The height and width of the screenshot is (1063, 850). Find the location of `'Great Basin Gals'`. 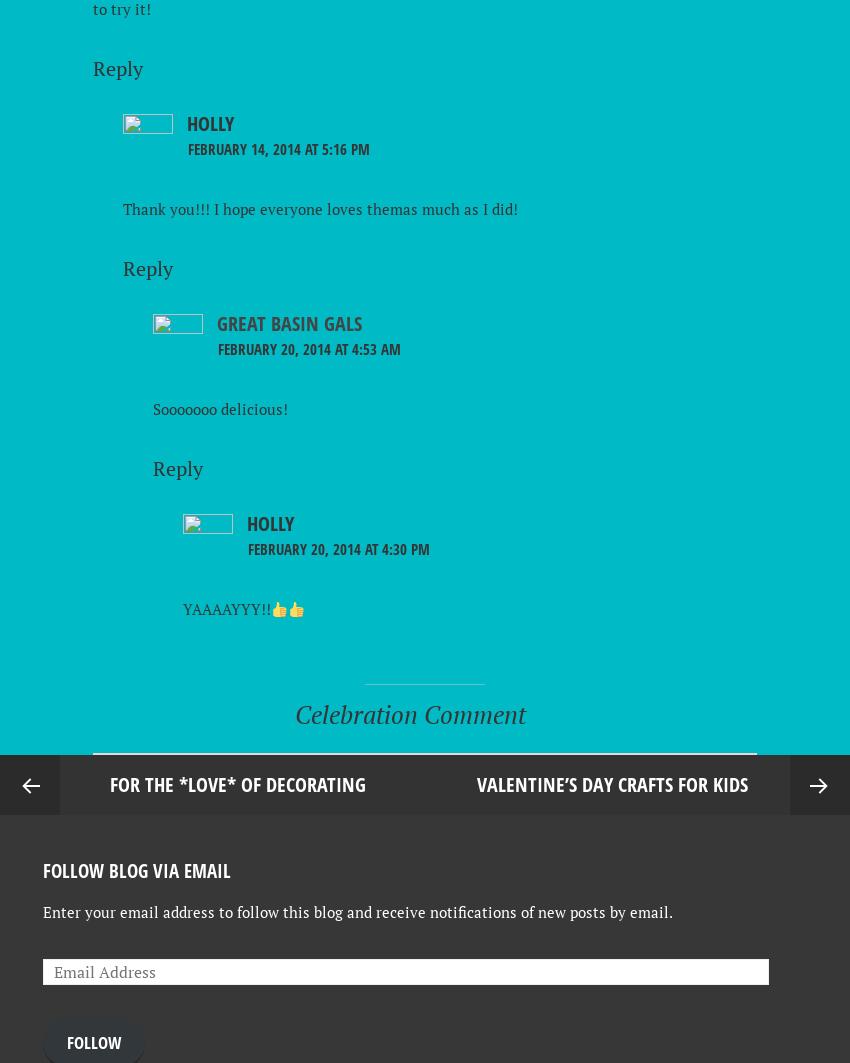

'Great Basin Gals' is located at coordinates (288, 323).